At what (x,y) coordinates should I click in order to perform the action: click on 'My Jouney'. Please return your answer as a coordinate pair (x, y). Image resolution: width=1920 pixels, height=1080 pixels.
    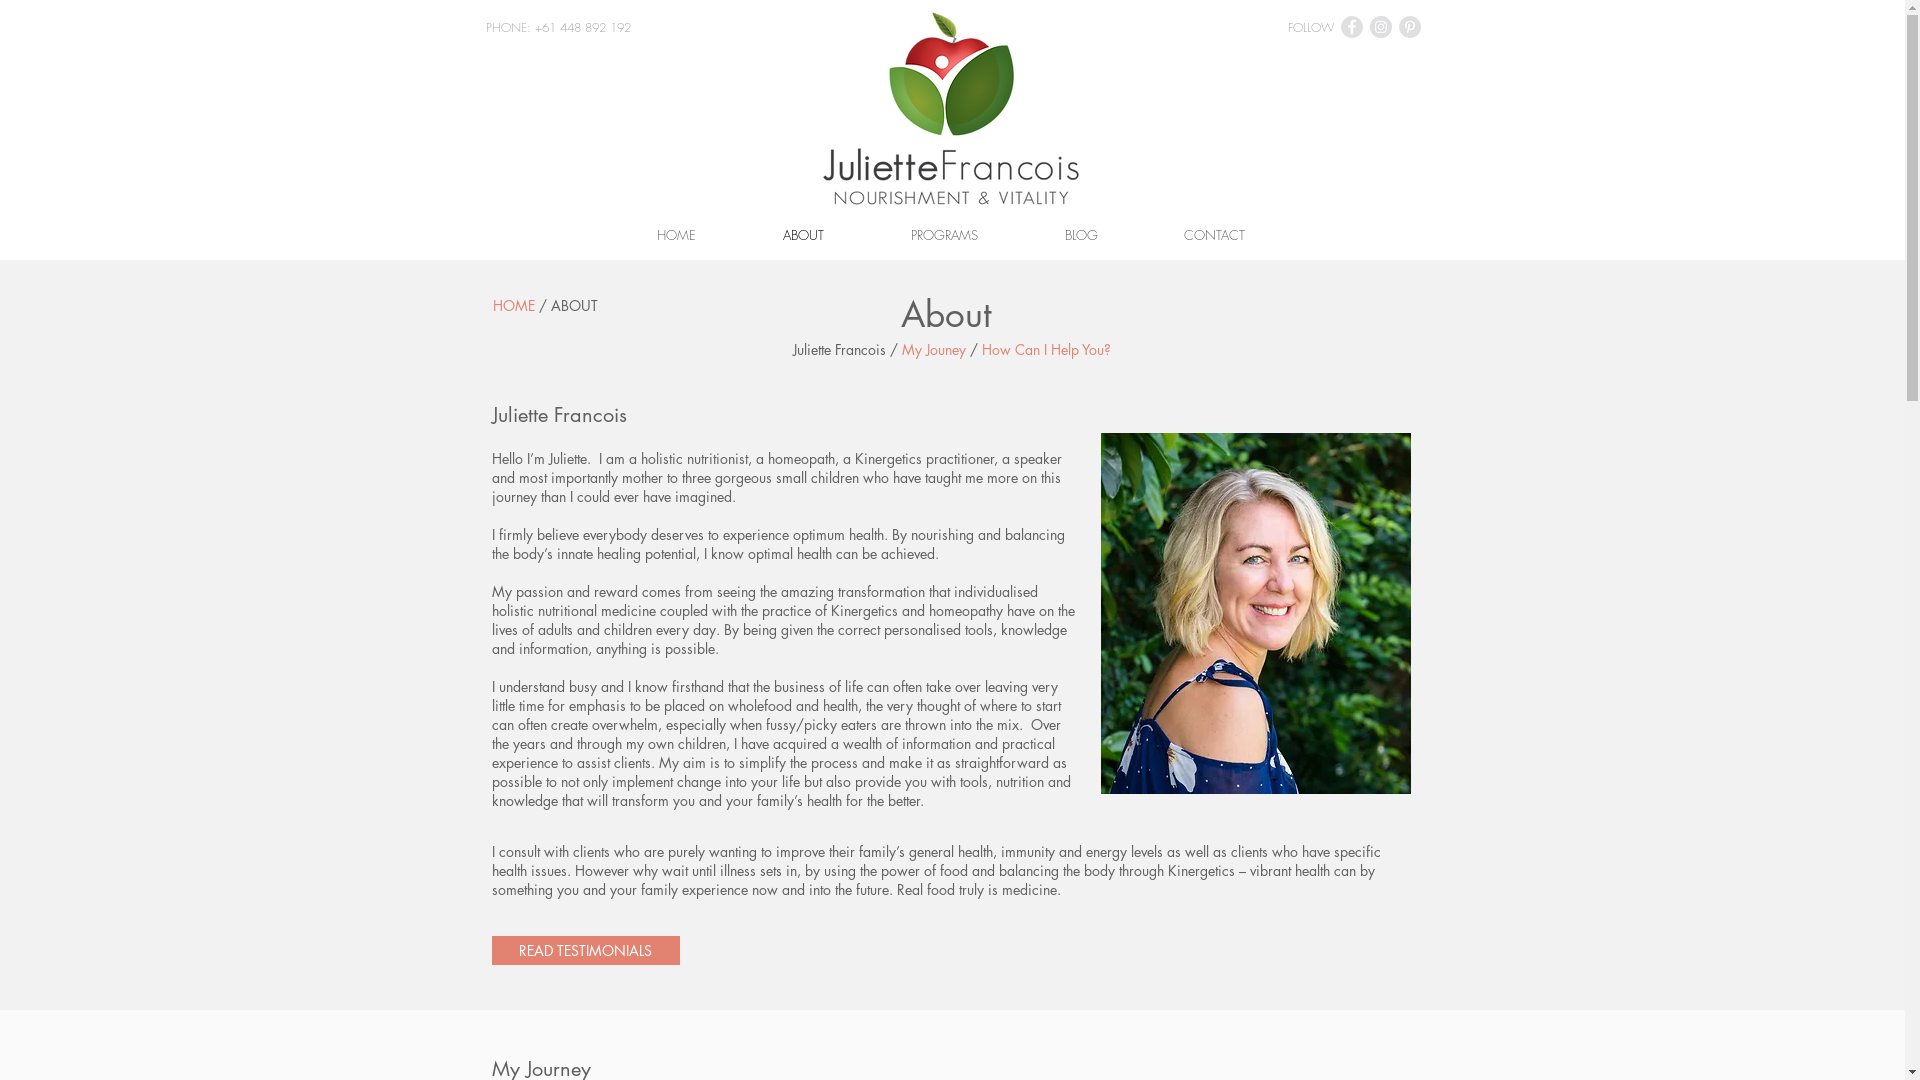
    Looking at the image, I should click on (933, 348).